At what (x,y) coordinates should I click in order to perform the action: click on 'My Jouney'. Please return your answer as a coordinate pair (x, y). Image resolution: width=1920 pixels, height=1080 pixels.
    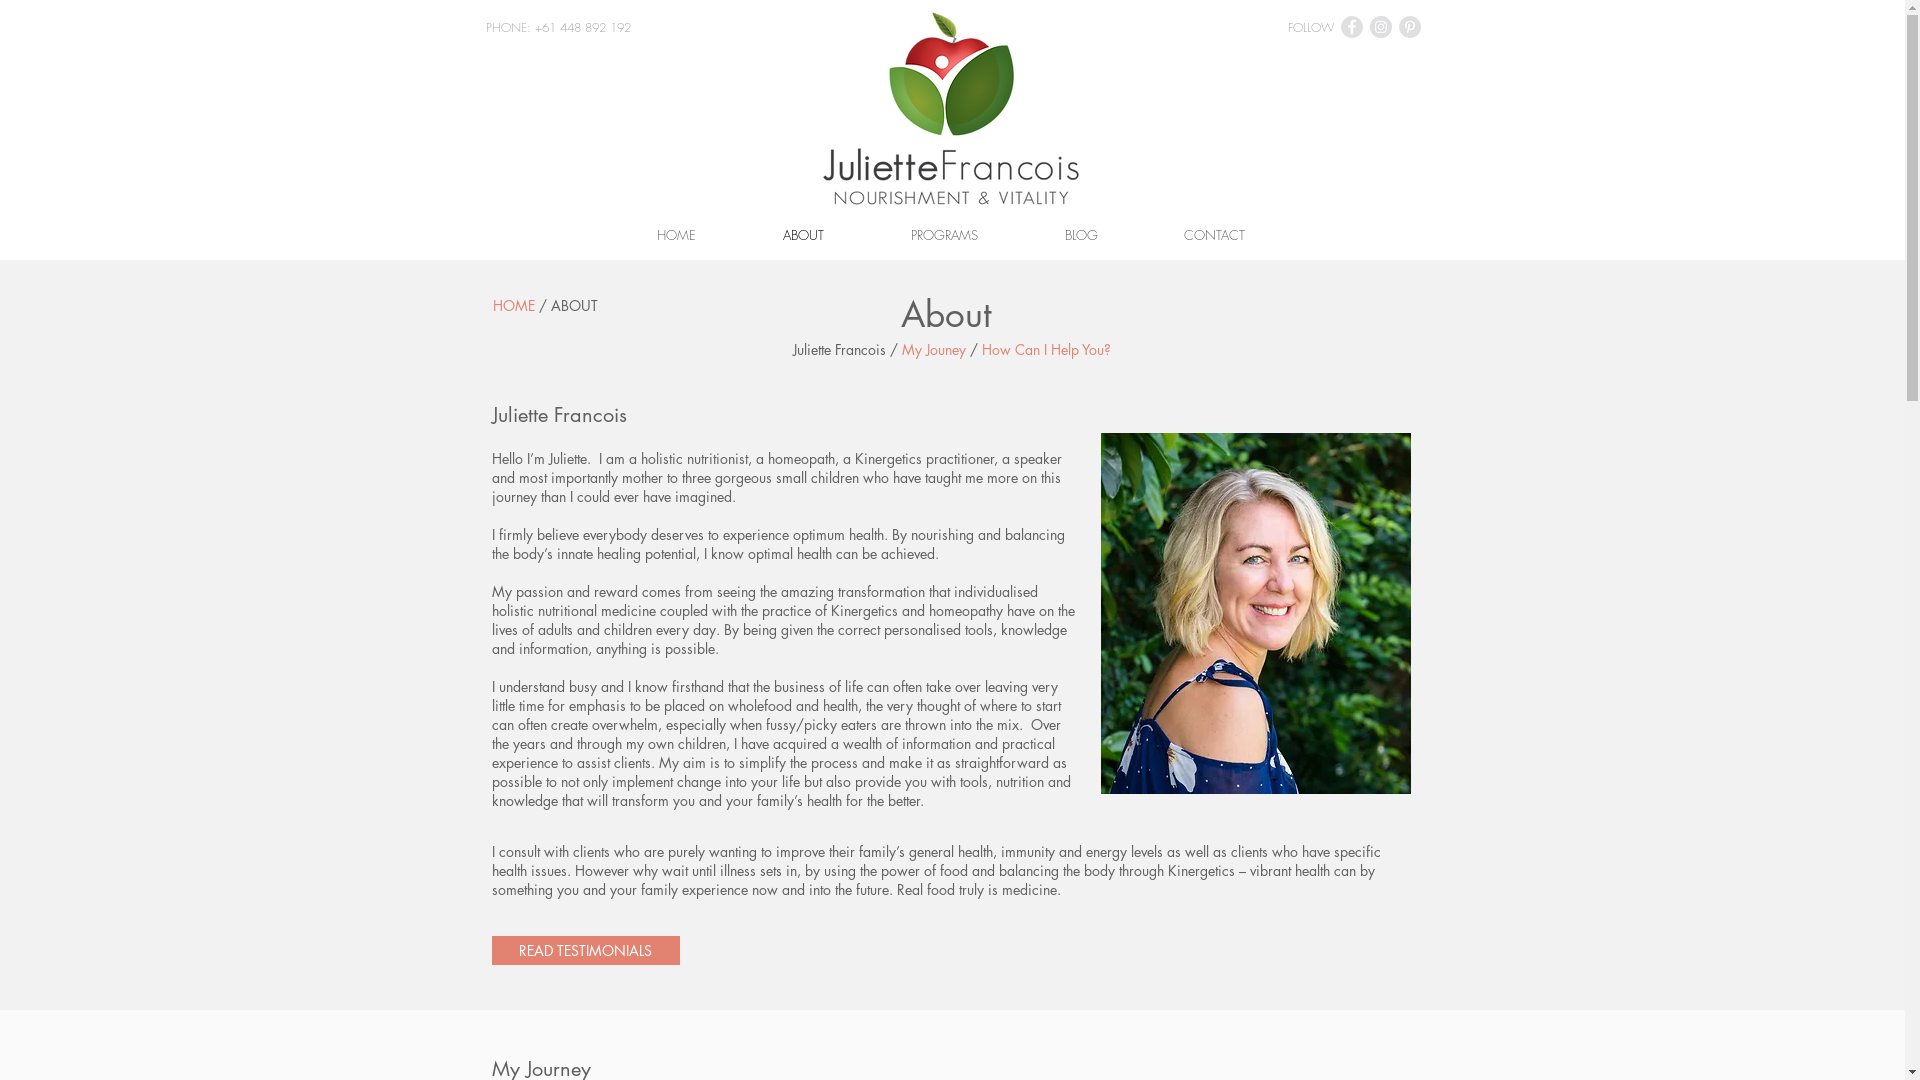
    Looking at the image, I should click on (933, 348).